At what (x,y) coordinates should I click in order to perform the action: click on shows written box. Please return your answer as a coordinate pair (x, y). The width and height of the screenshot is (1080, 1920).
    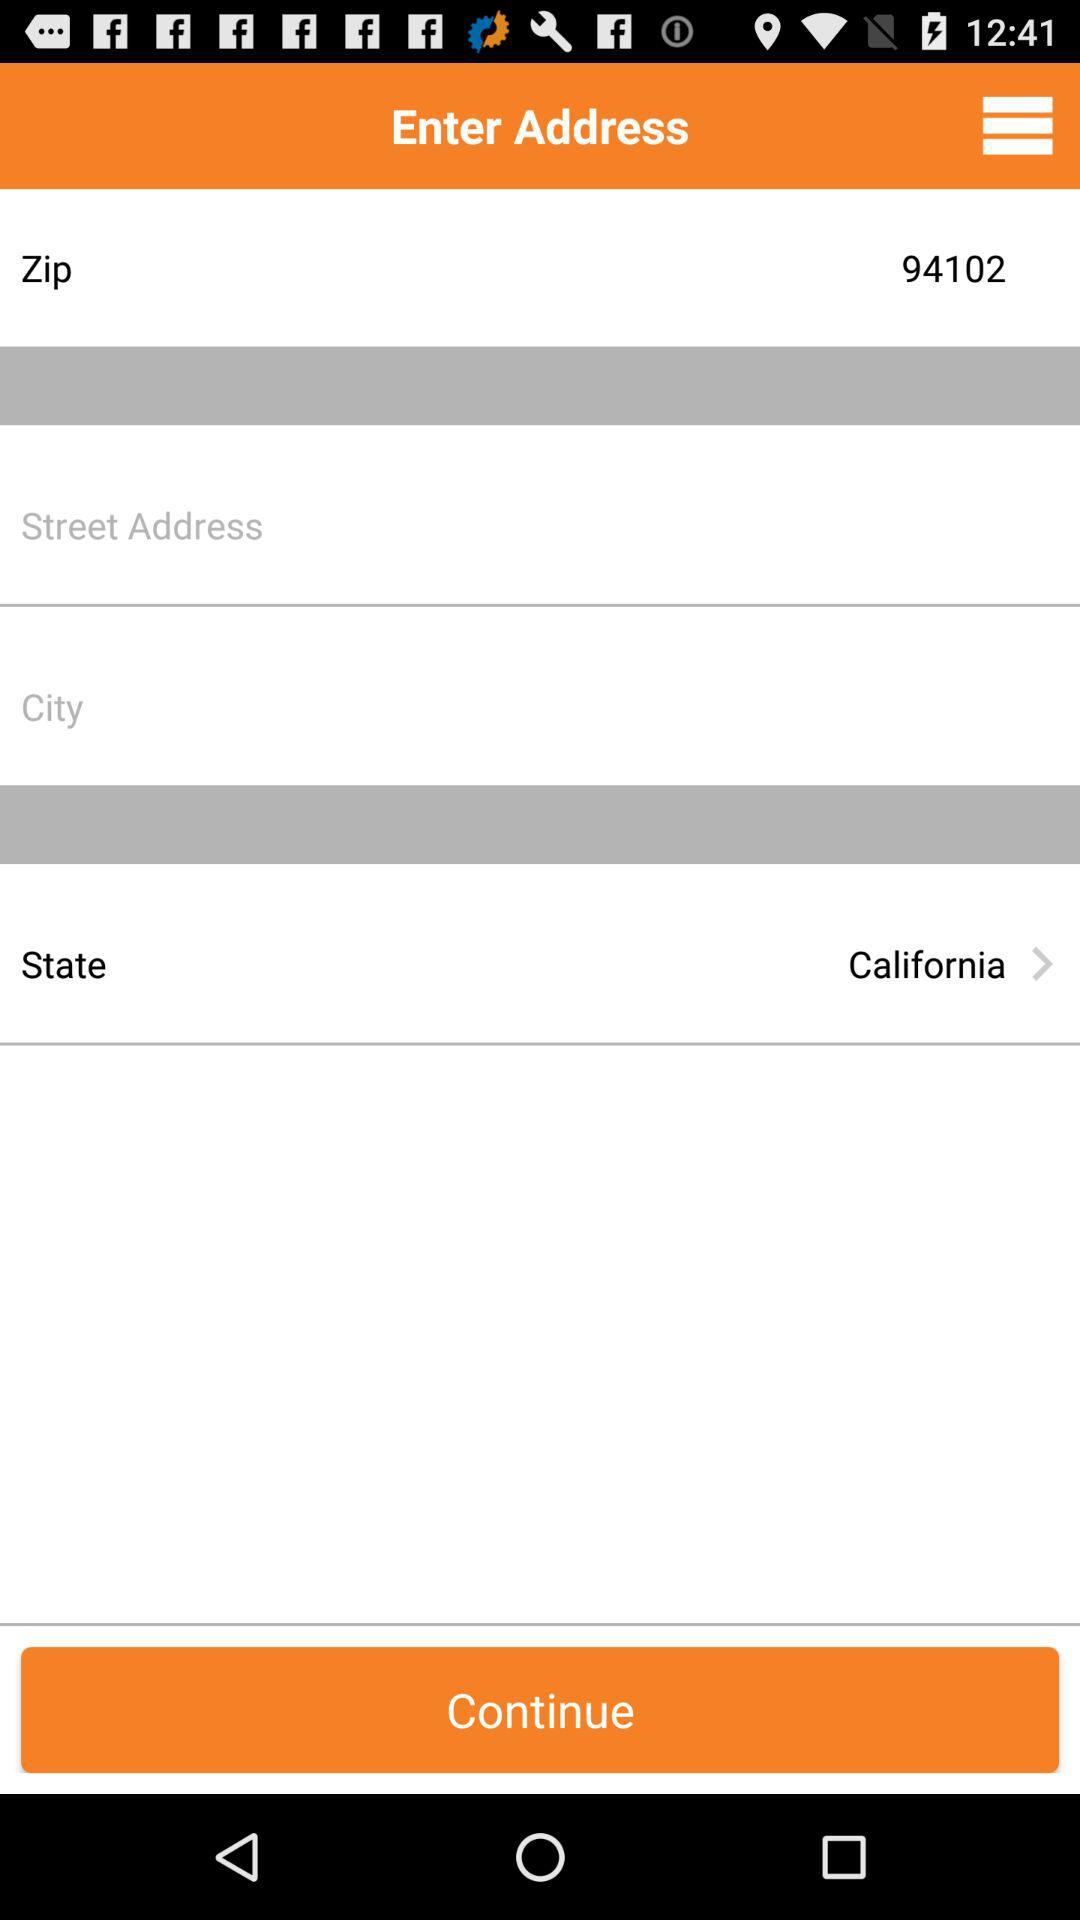
    Looking at the image, I should click on (694, 706).